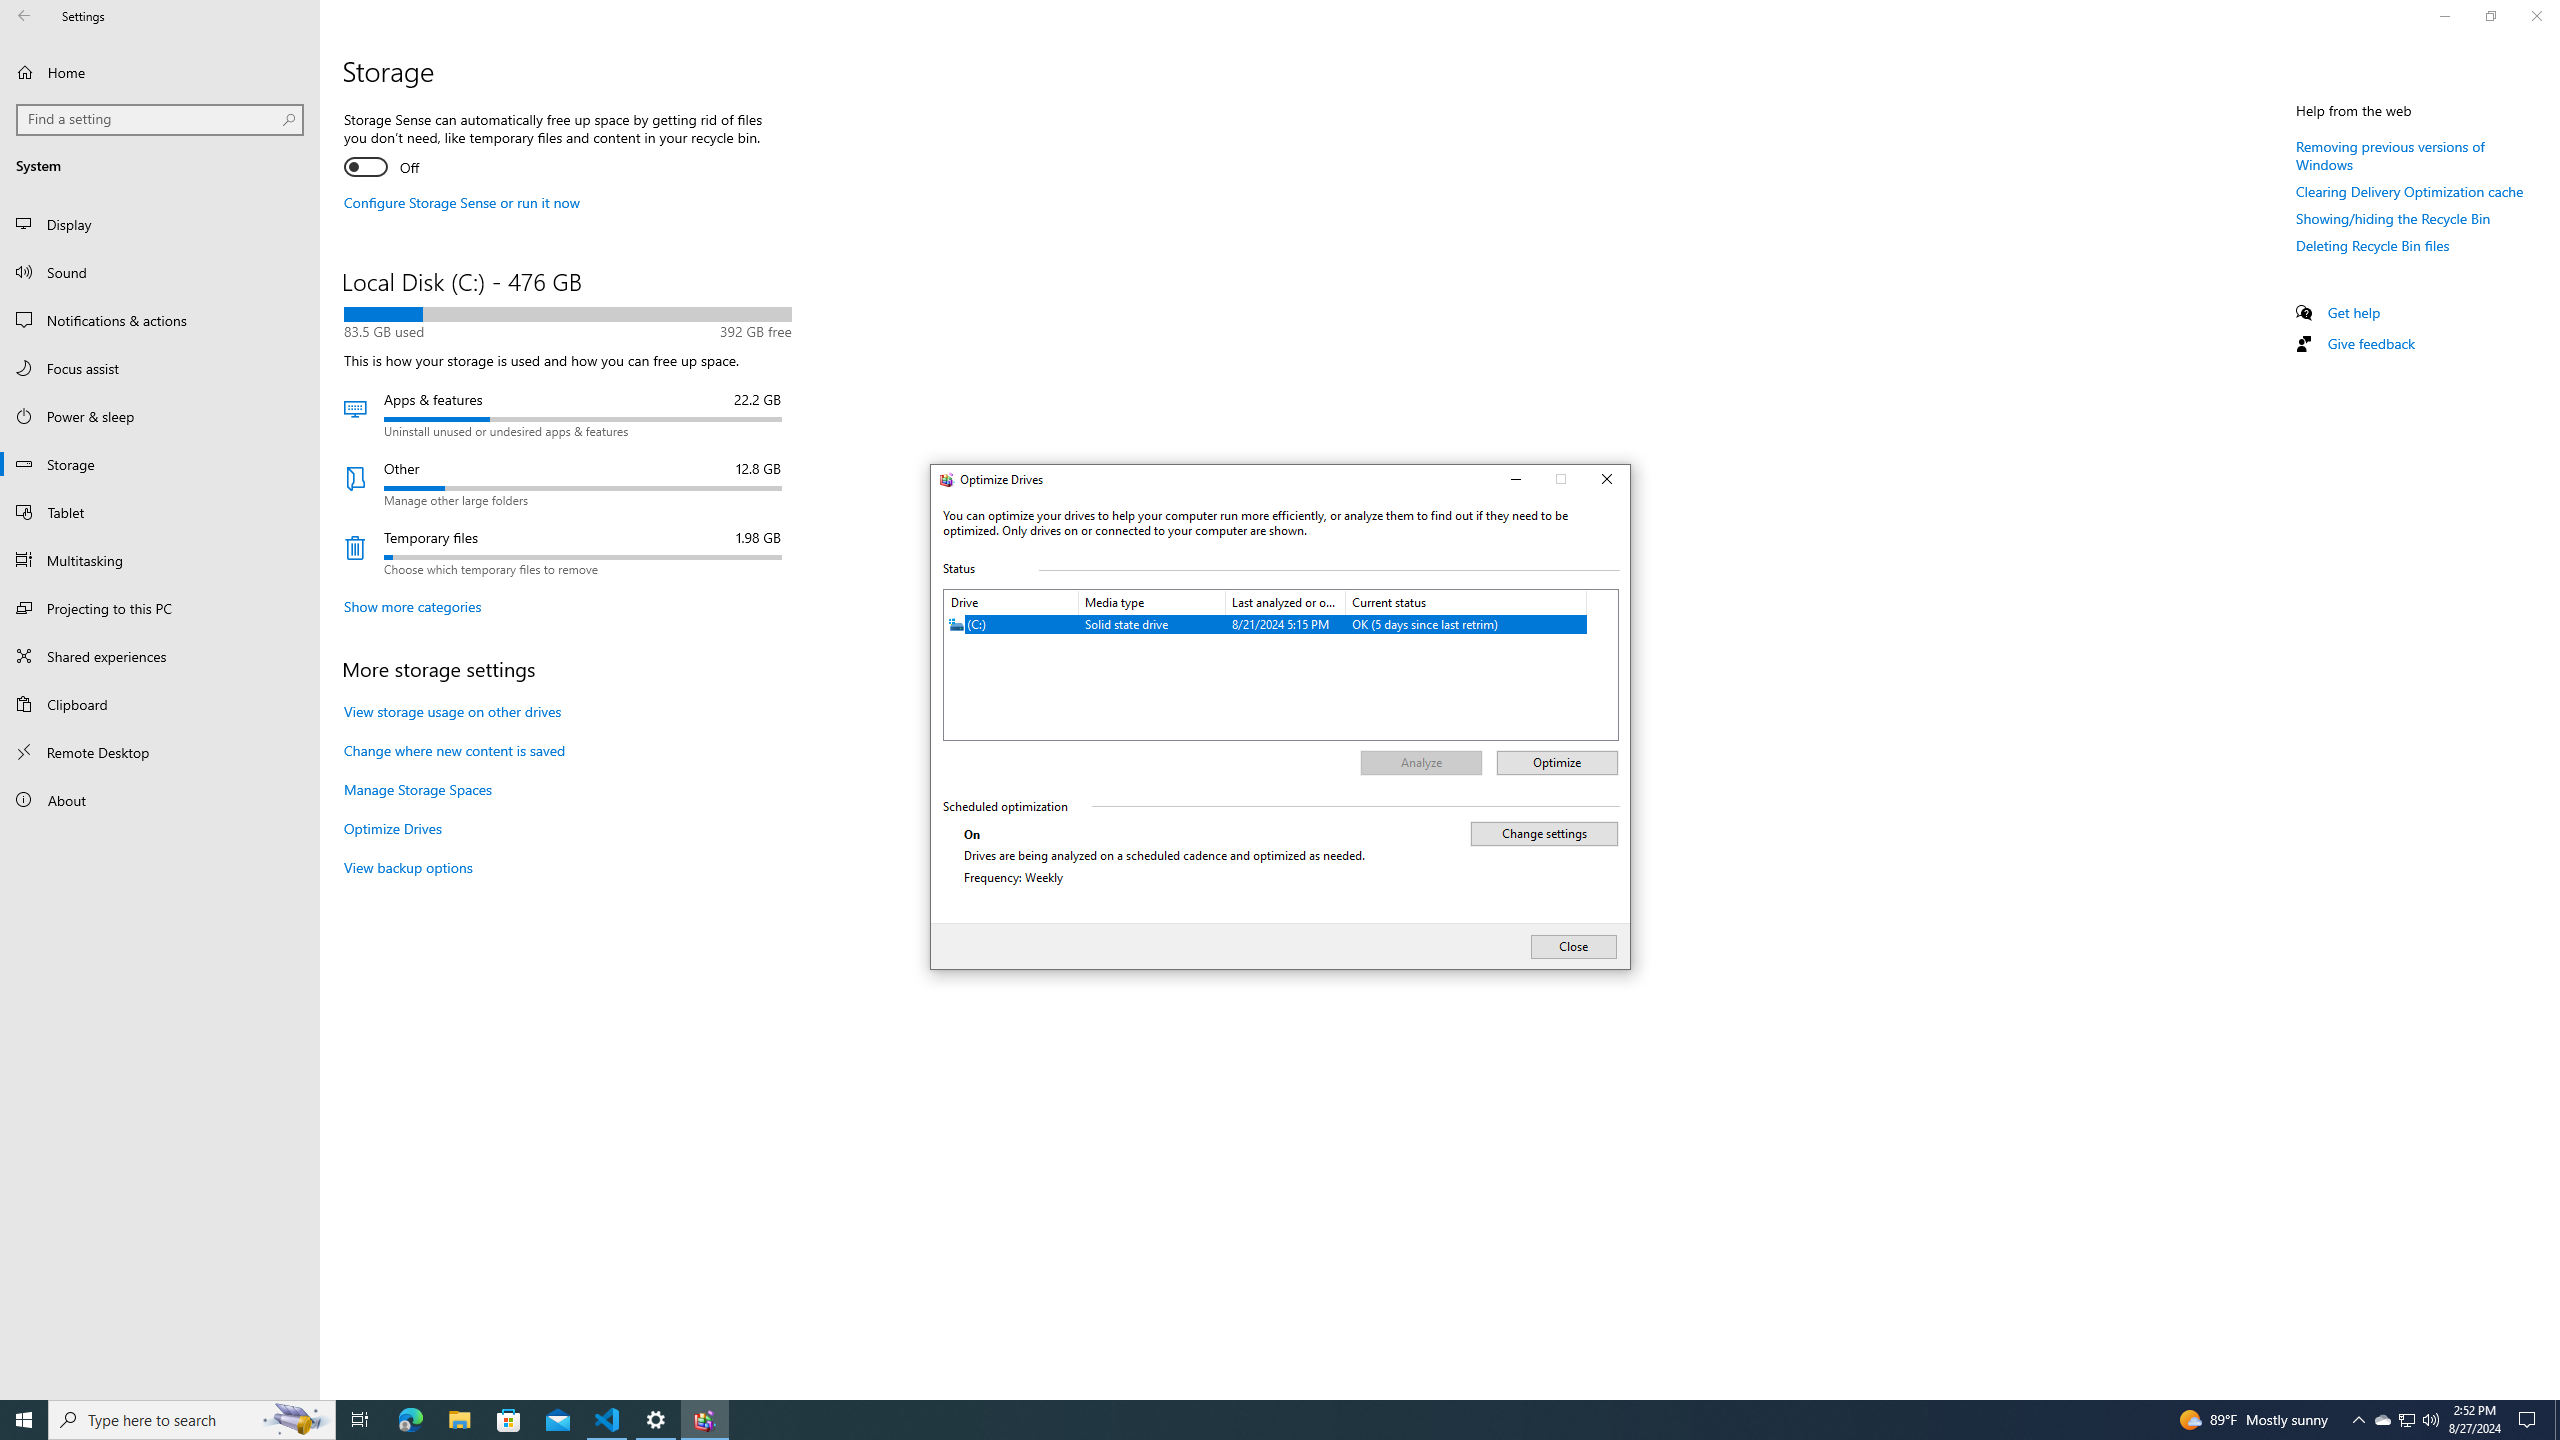 The image size is (2560, 1440). What do you see at coordinates (458, 1418) in the screenshot?
I see `'File Explorer'` at bounding box center [458, 1418].